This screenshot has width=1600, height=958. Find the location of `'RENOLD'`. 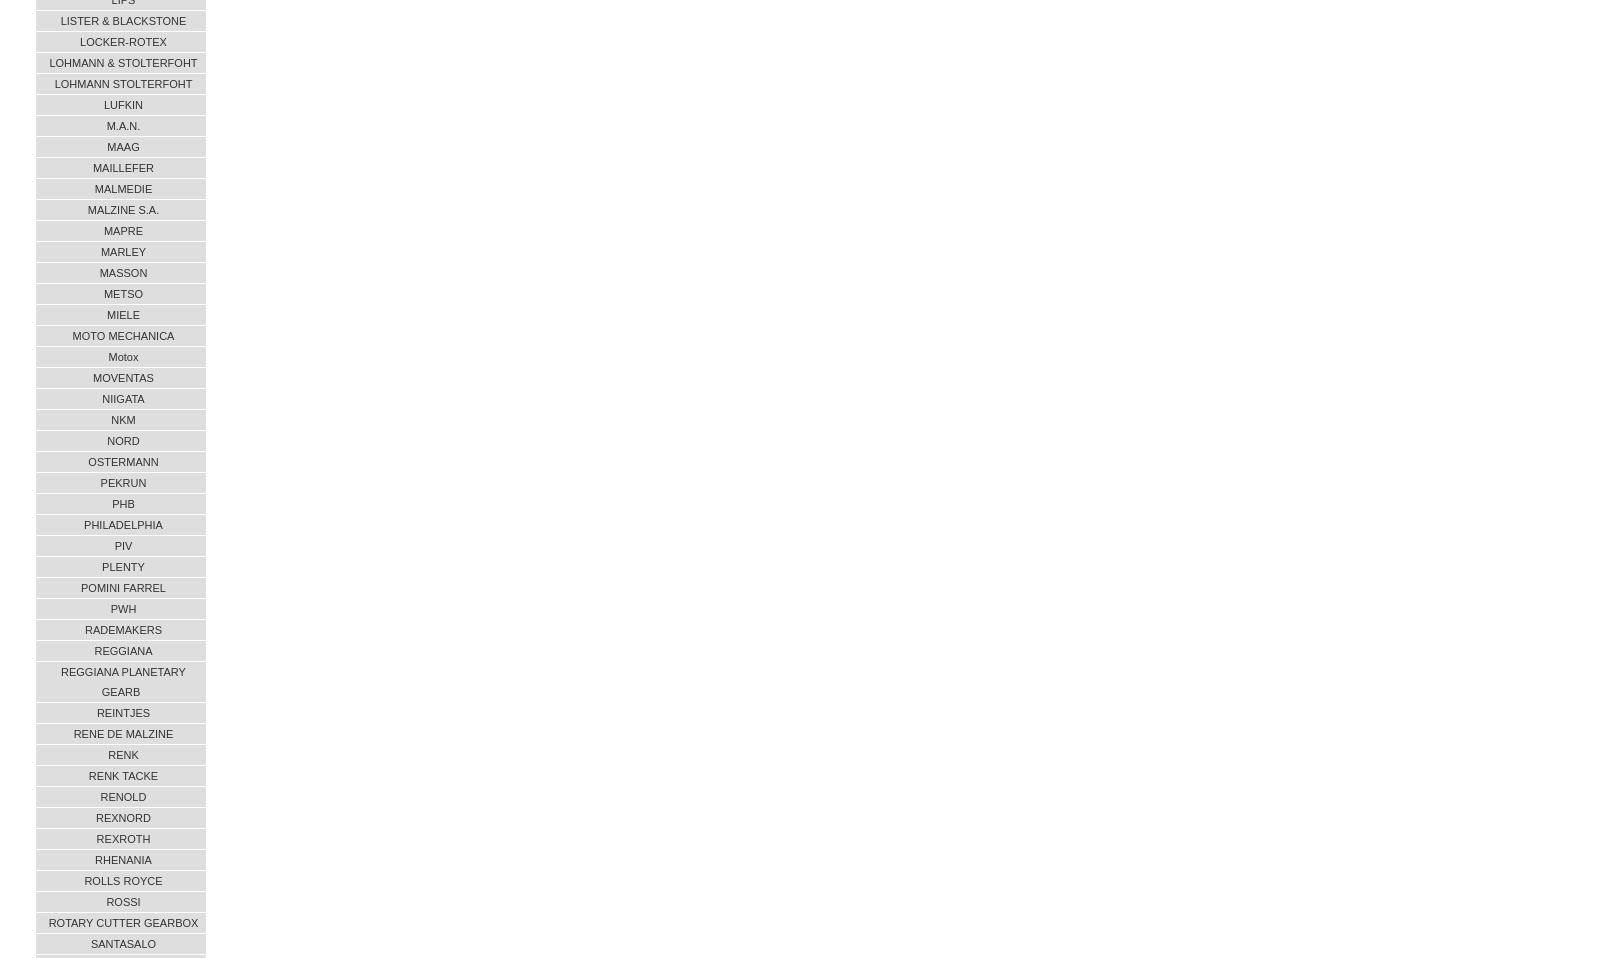

'RENOLD' is located at coordinates (122, 796).